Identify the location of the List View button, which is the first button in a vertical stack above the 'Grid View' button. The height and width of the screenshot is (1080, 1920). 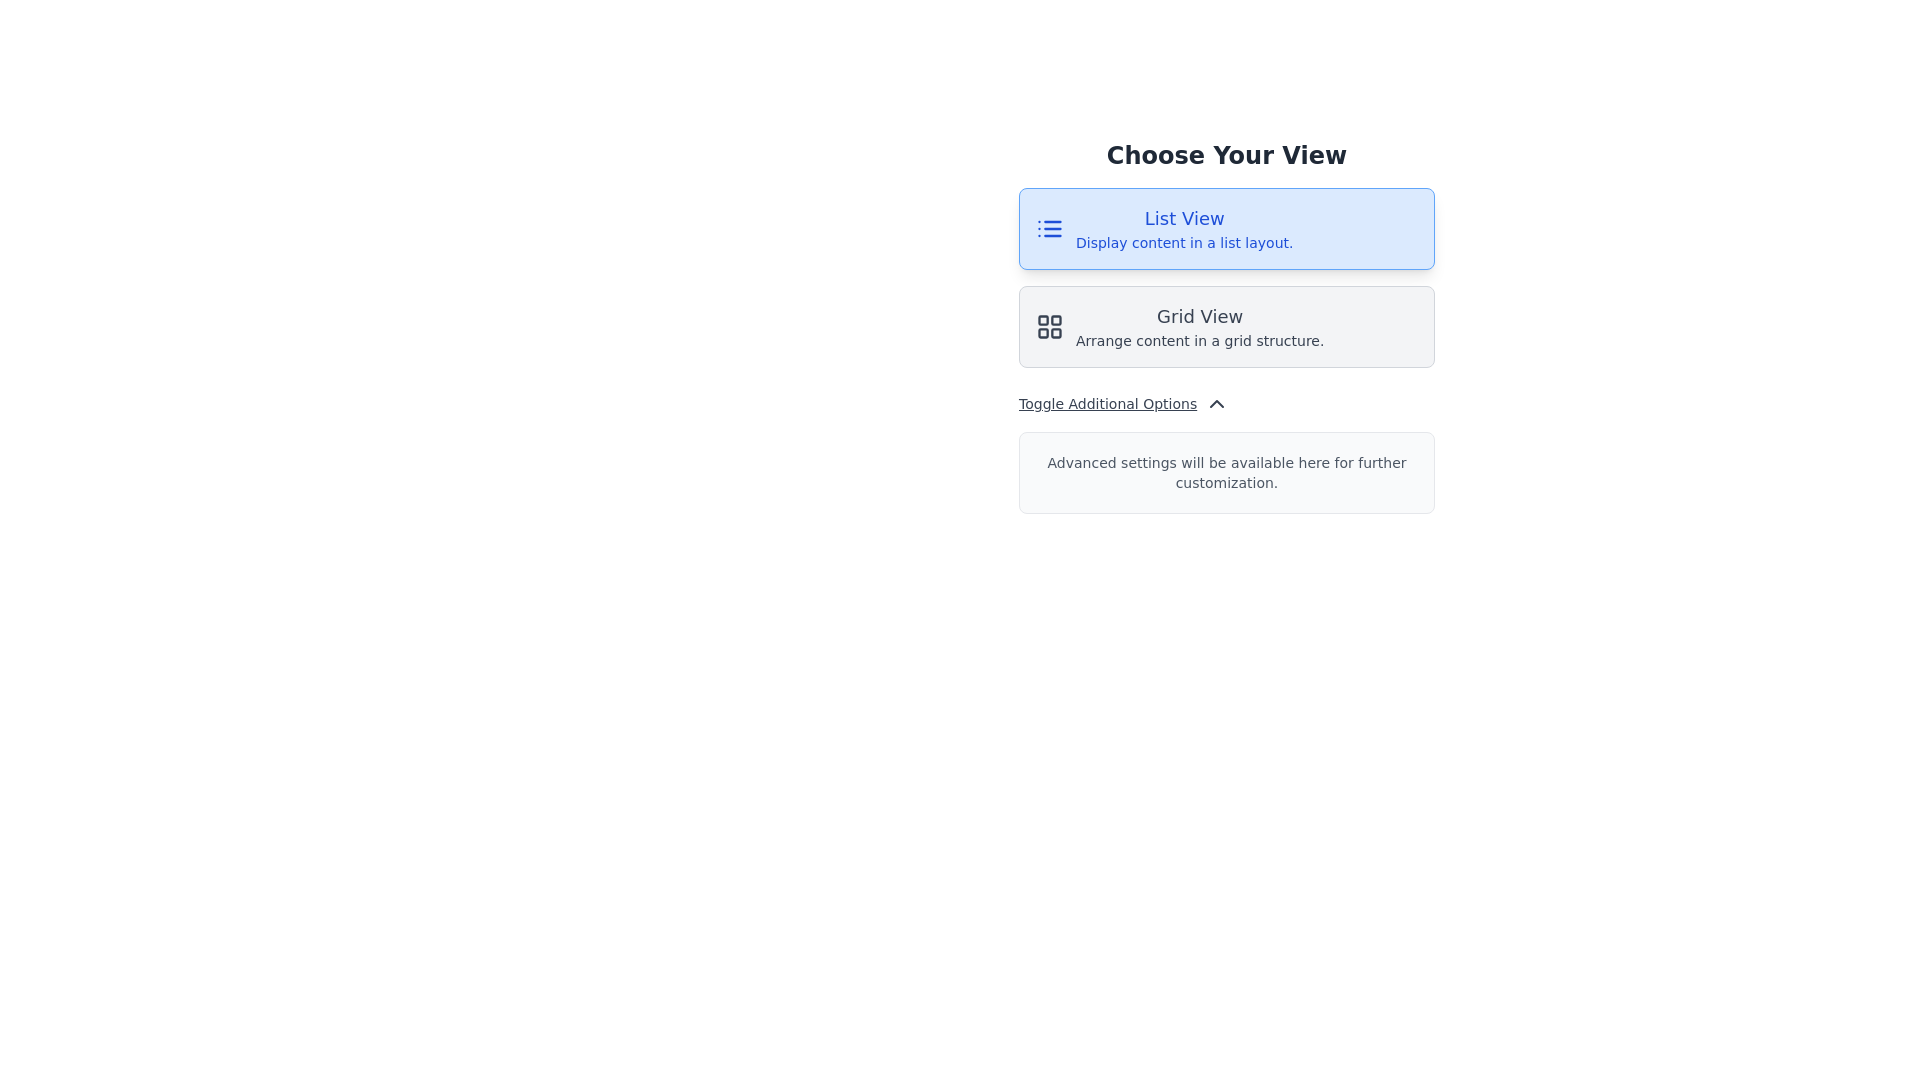
(1226, 227).